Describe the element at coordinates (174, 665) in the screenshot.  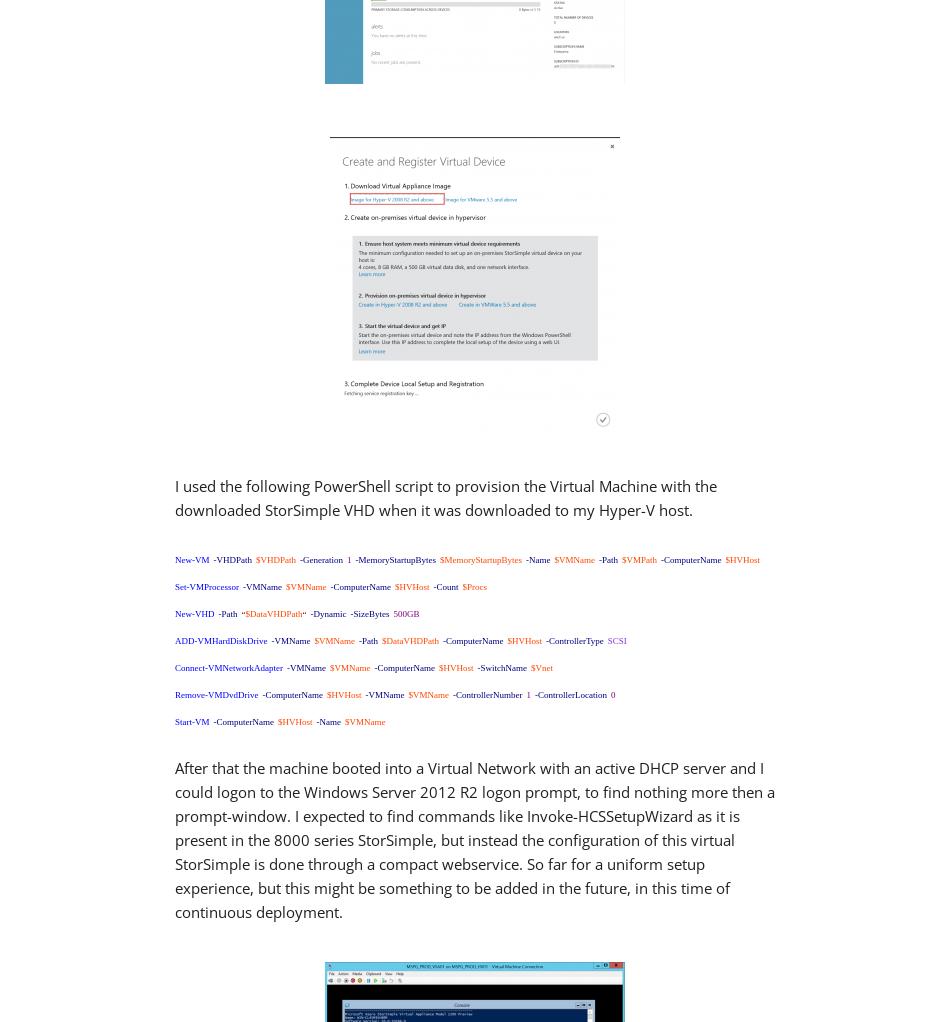
I see `'Connect-VMNetworkAdapter'` at that location.